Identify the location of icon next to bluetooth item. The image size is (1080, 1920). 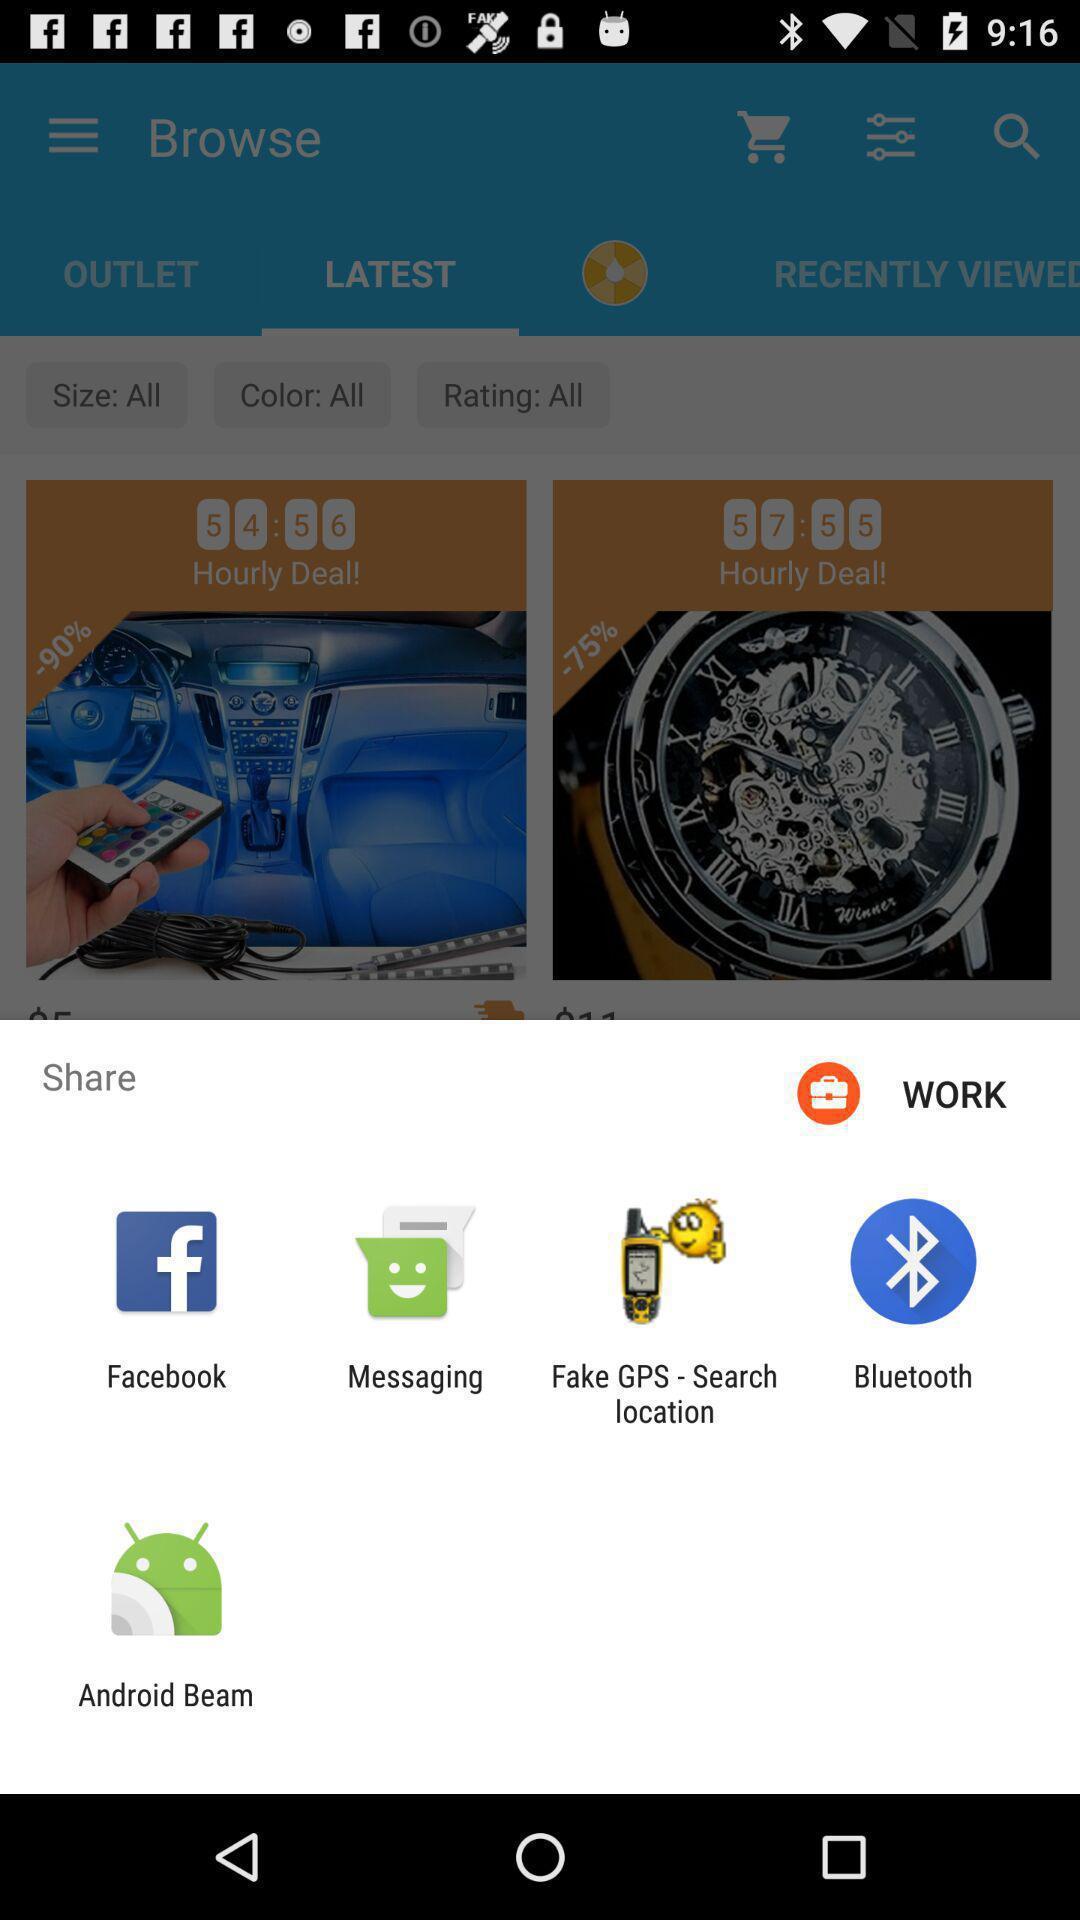
(664, 1392).